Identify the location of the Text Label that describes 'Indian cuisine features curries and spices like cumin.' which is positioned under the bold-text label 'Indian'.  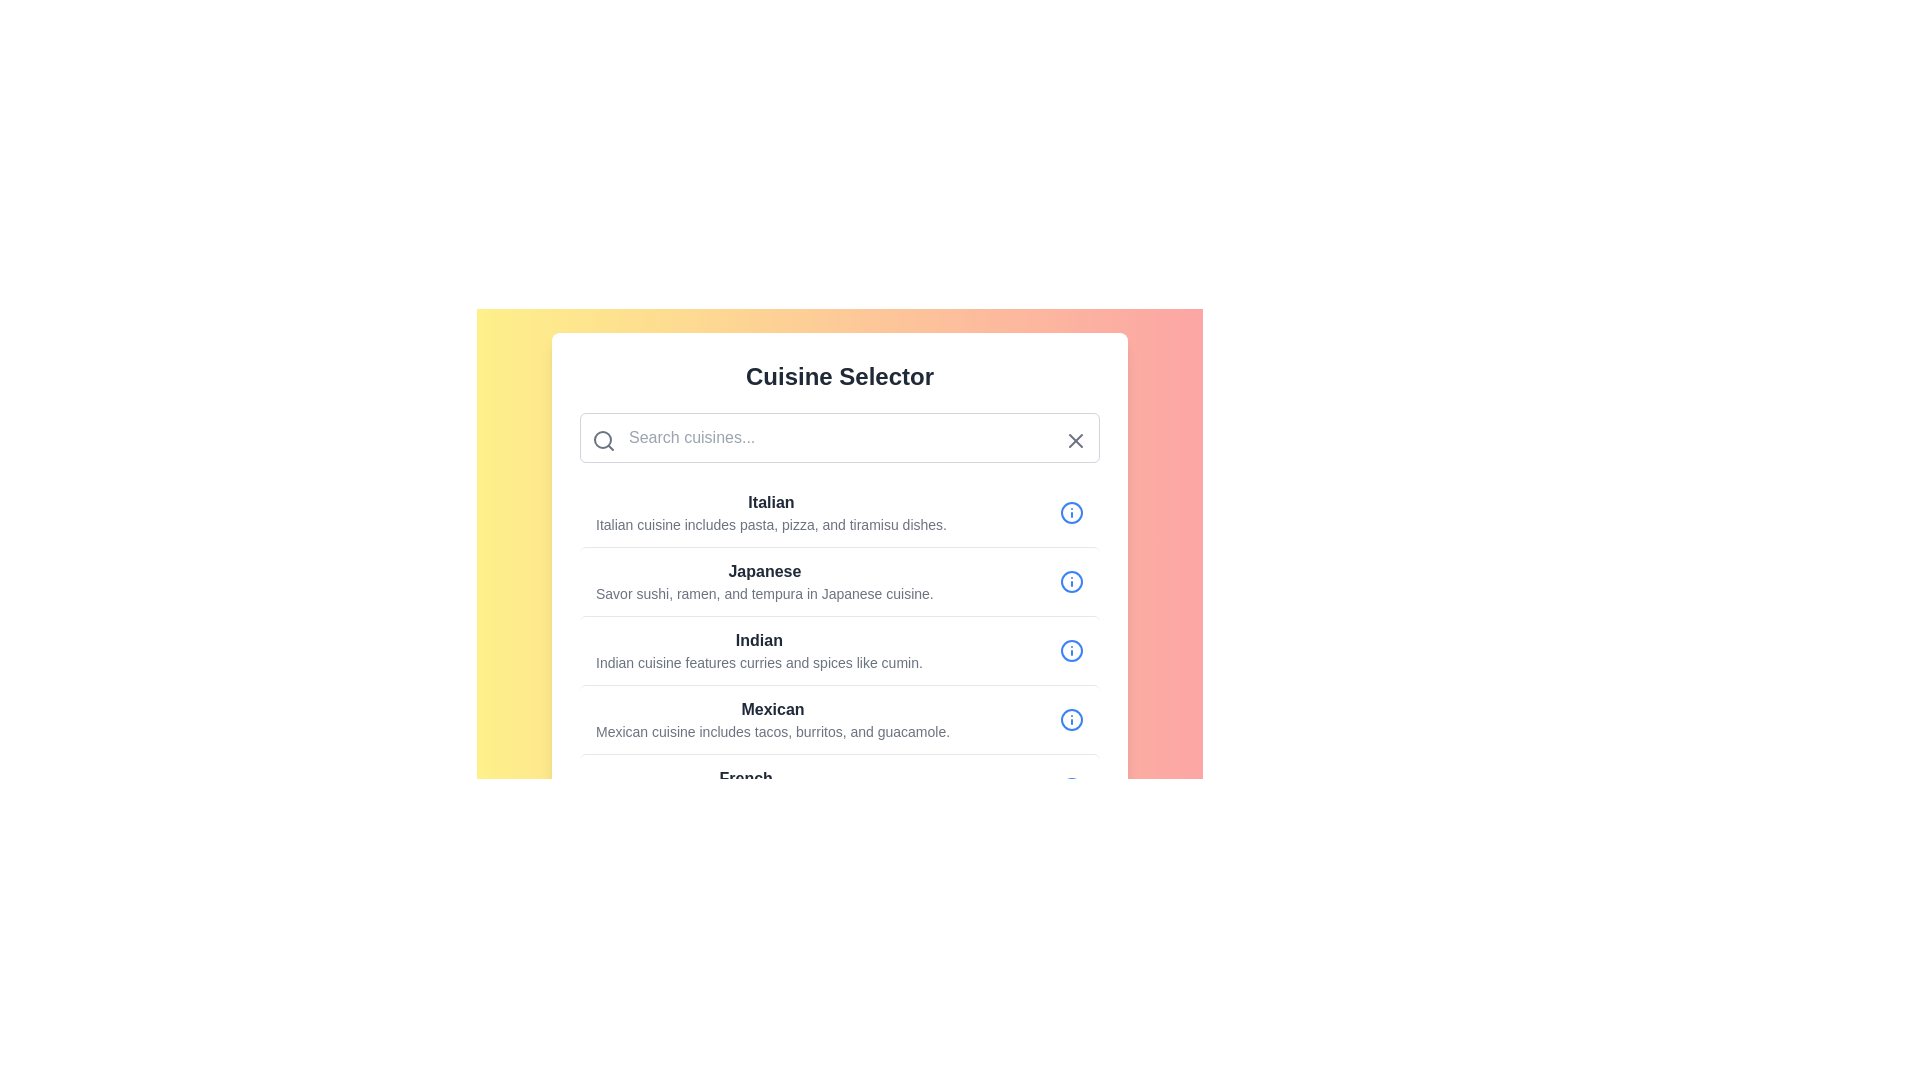
(758, 663).